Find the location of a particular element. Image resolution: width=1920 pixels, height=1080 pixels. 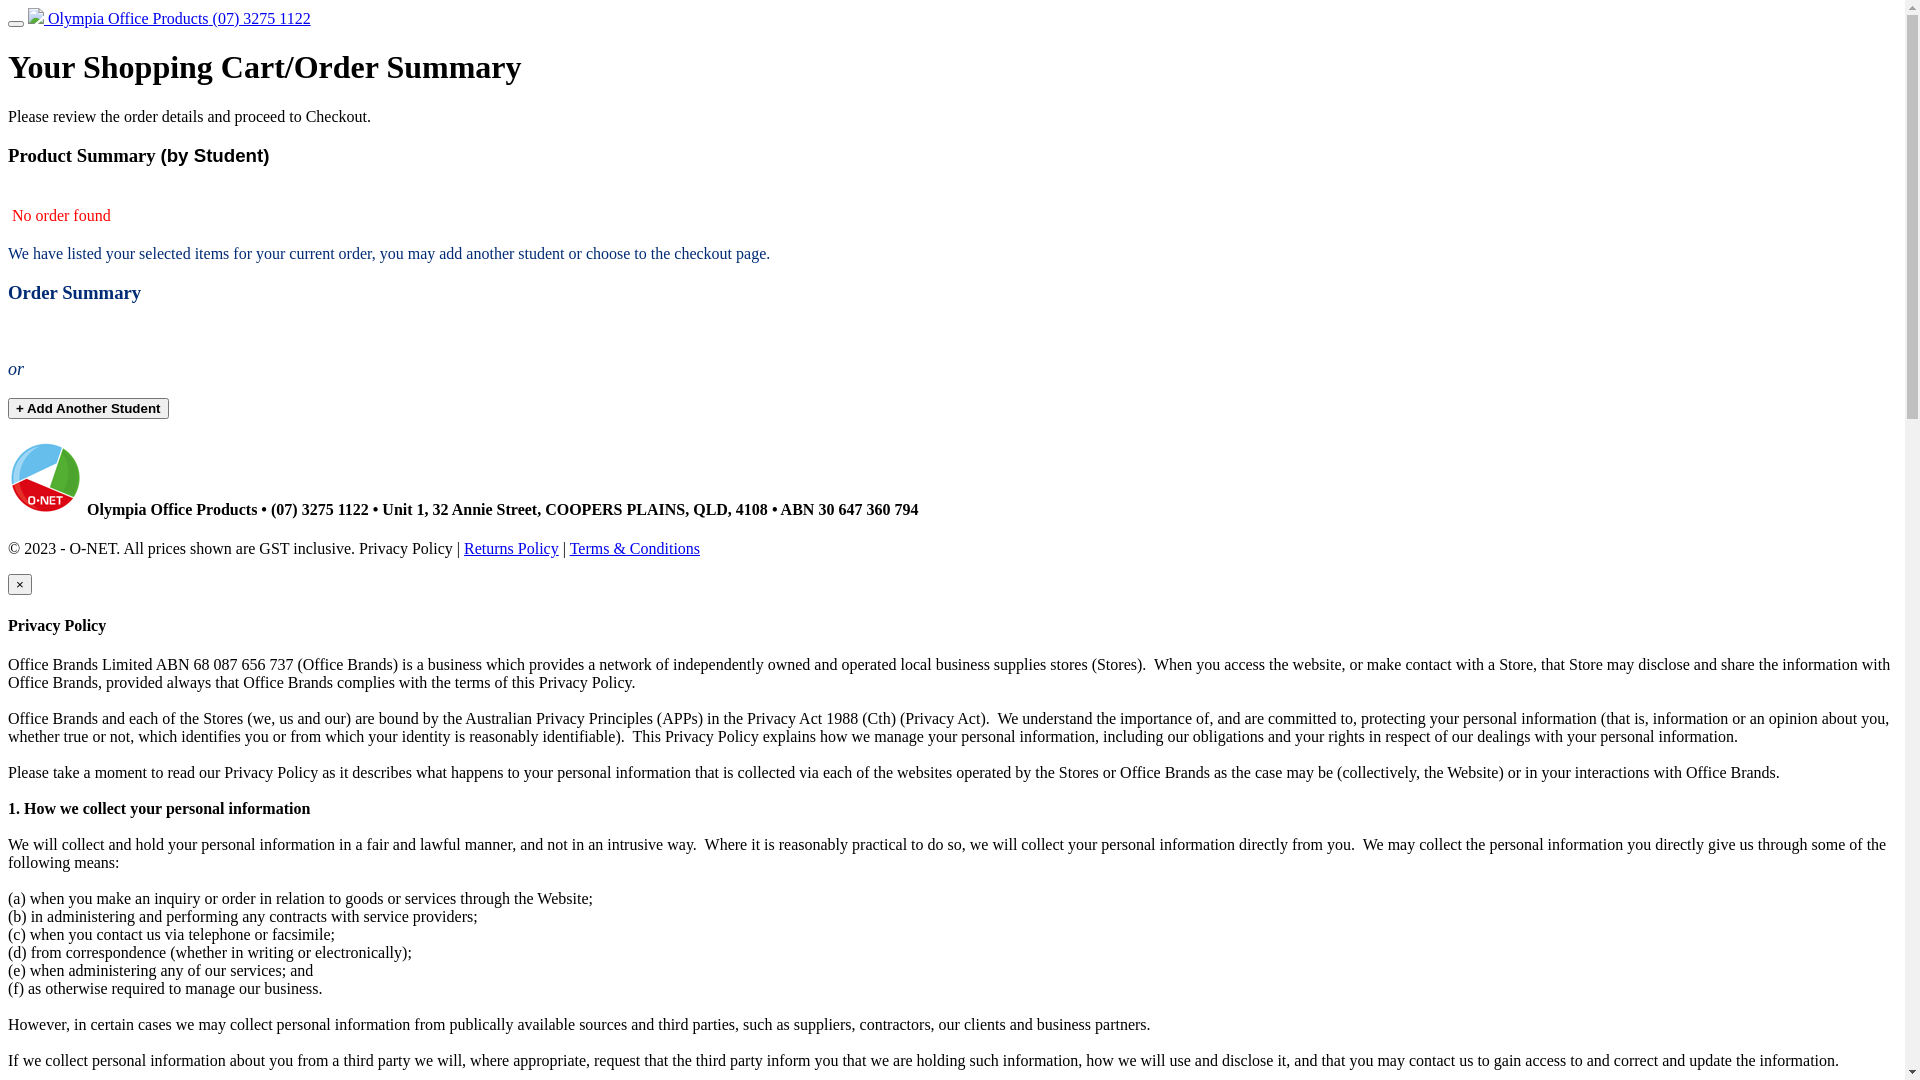

'Returns Policy' is located at coordinates (463, 548).